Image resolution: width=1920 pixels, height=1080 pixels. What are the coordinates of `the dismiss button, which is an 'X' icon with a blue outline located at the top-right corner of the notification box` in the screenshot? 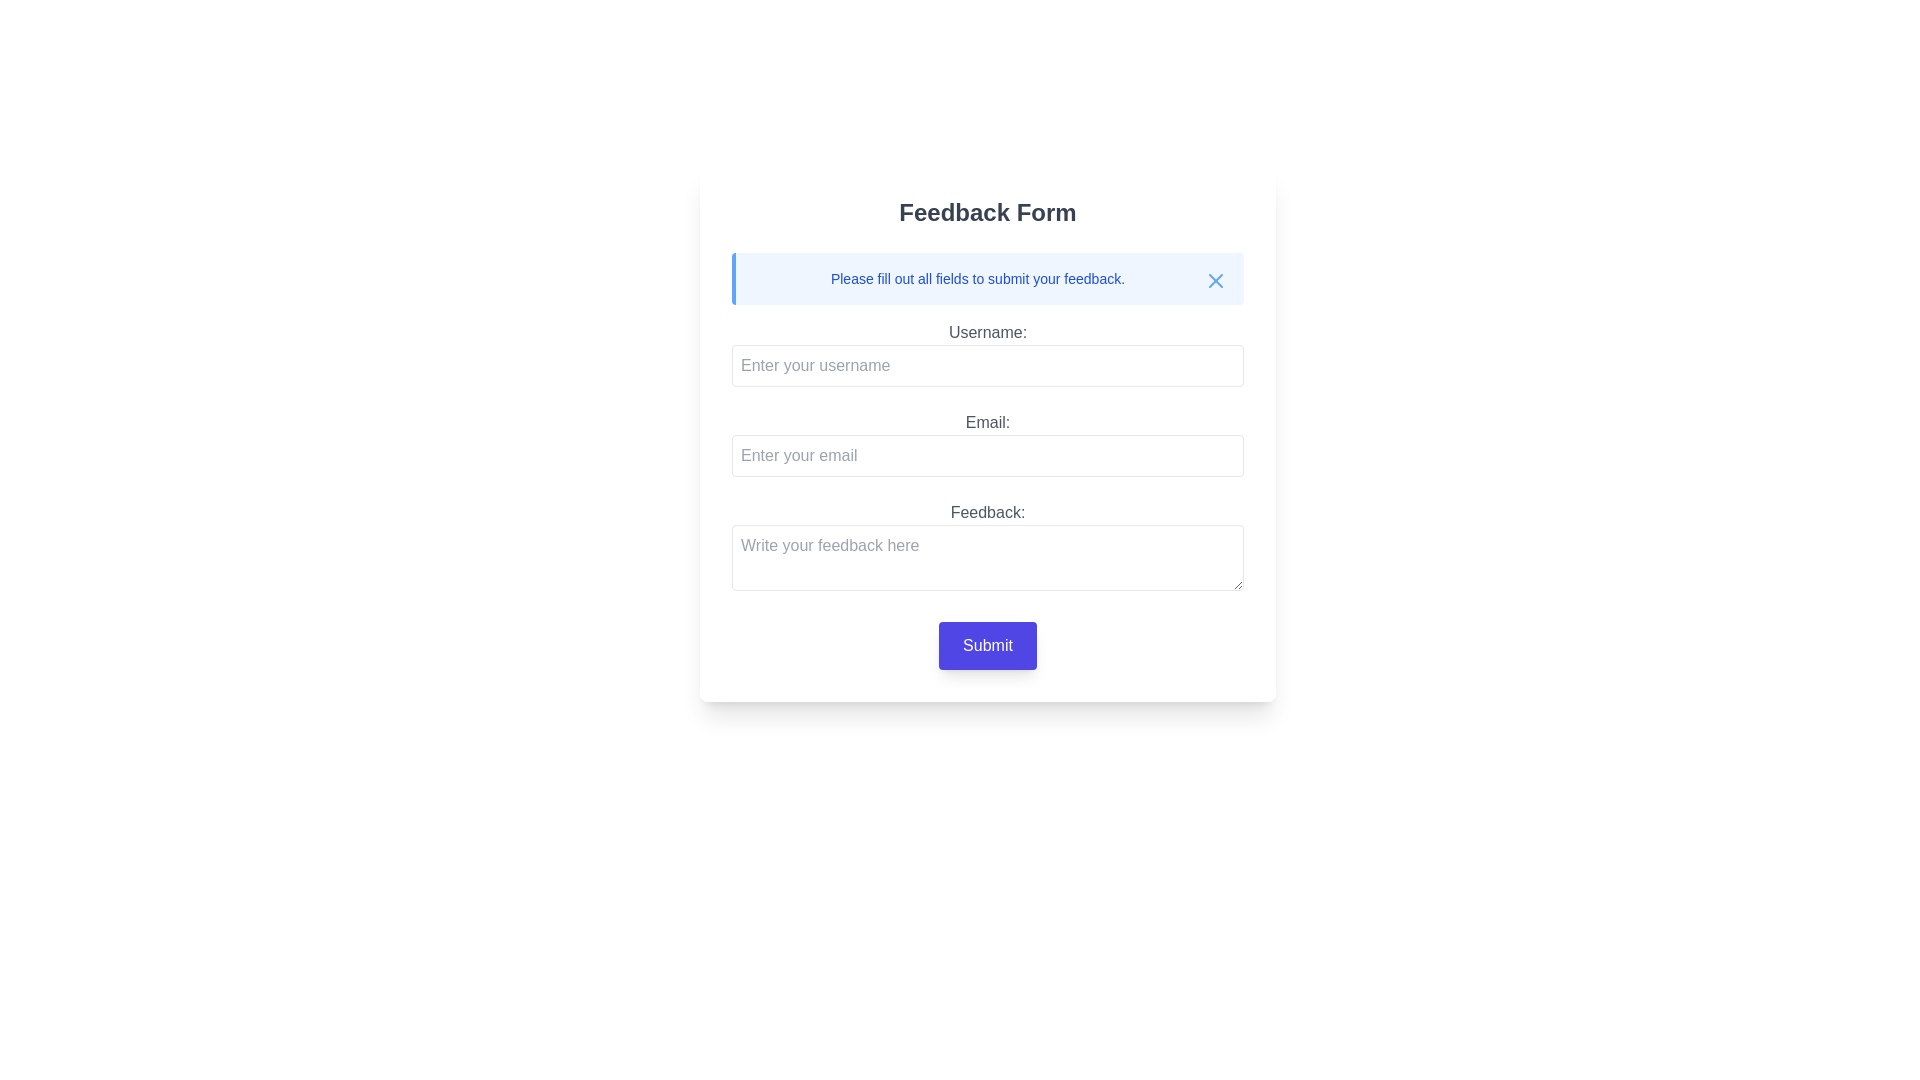 It's located at (1214, 281).